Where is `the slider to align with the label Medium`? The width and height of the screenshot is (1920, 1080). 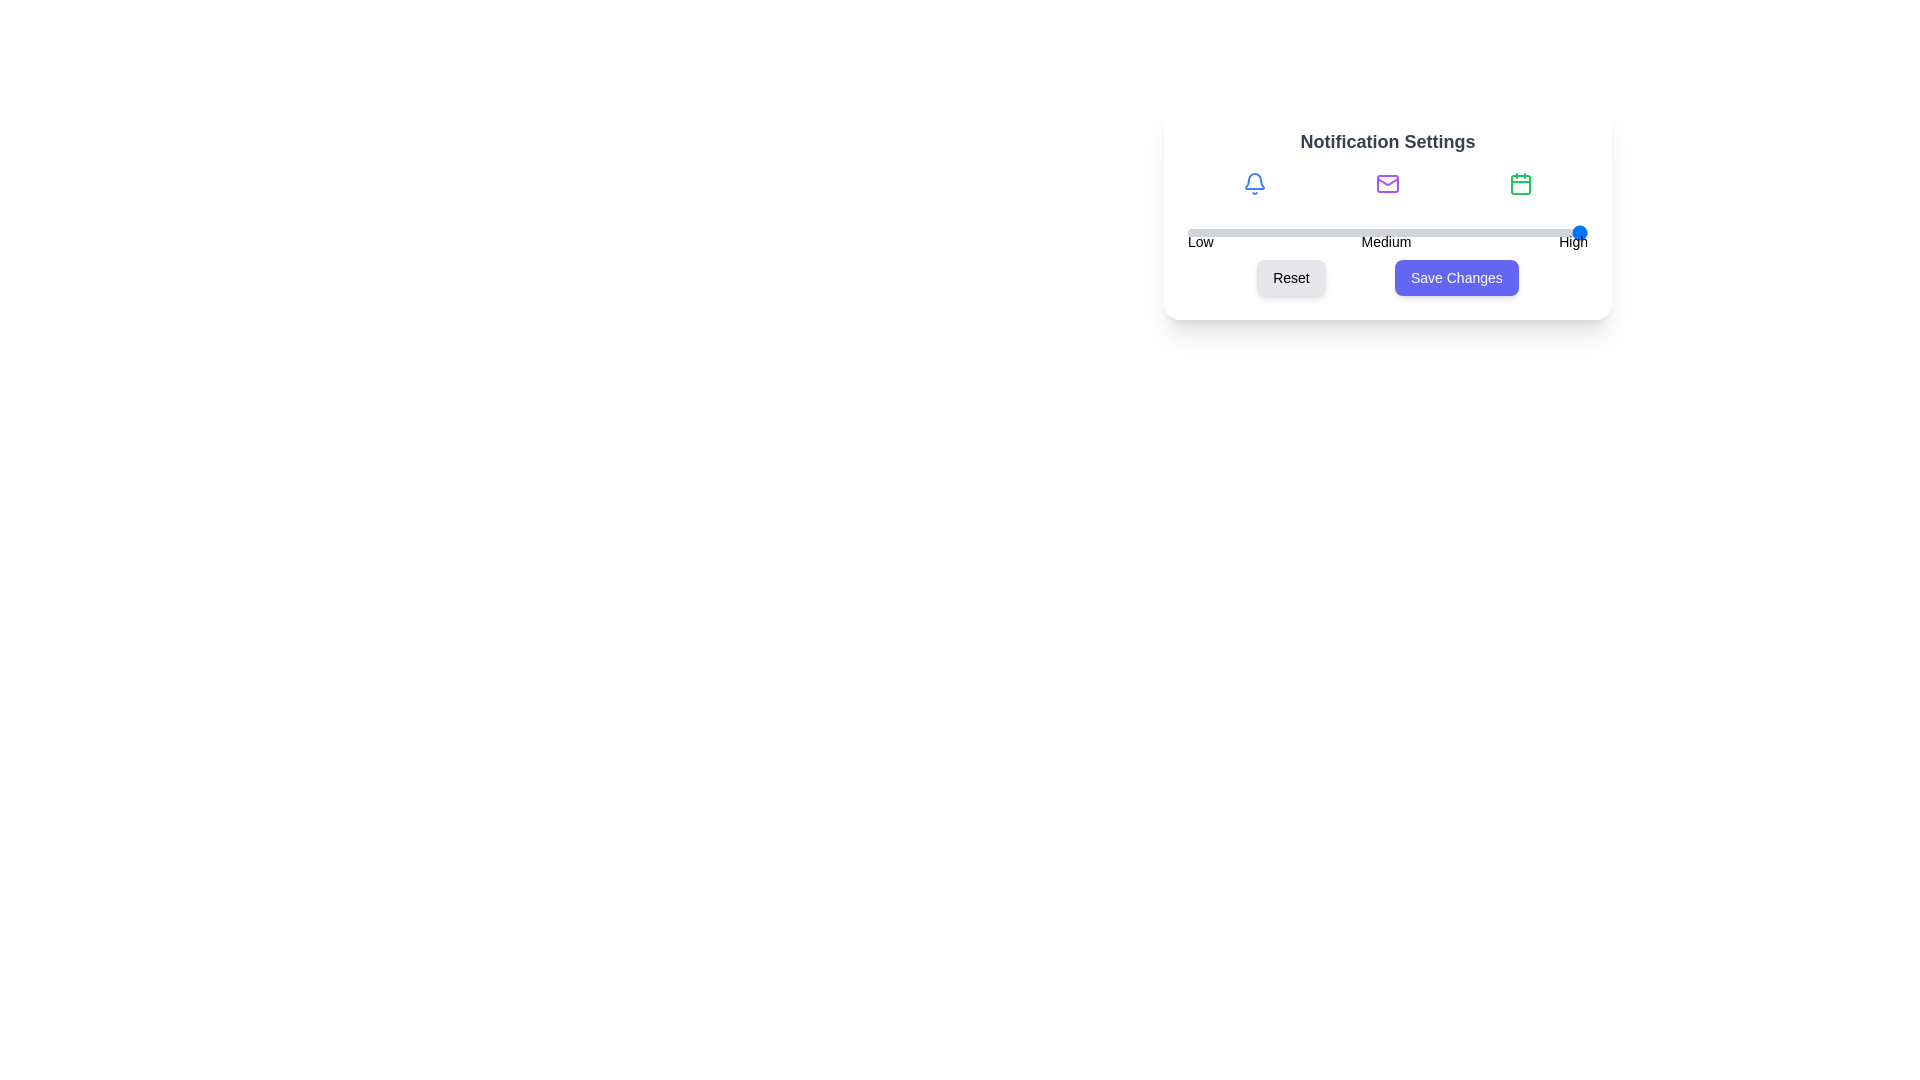
the slider to align with the label Medium is located at coordinates (1385, 231).